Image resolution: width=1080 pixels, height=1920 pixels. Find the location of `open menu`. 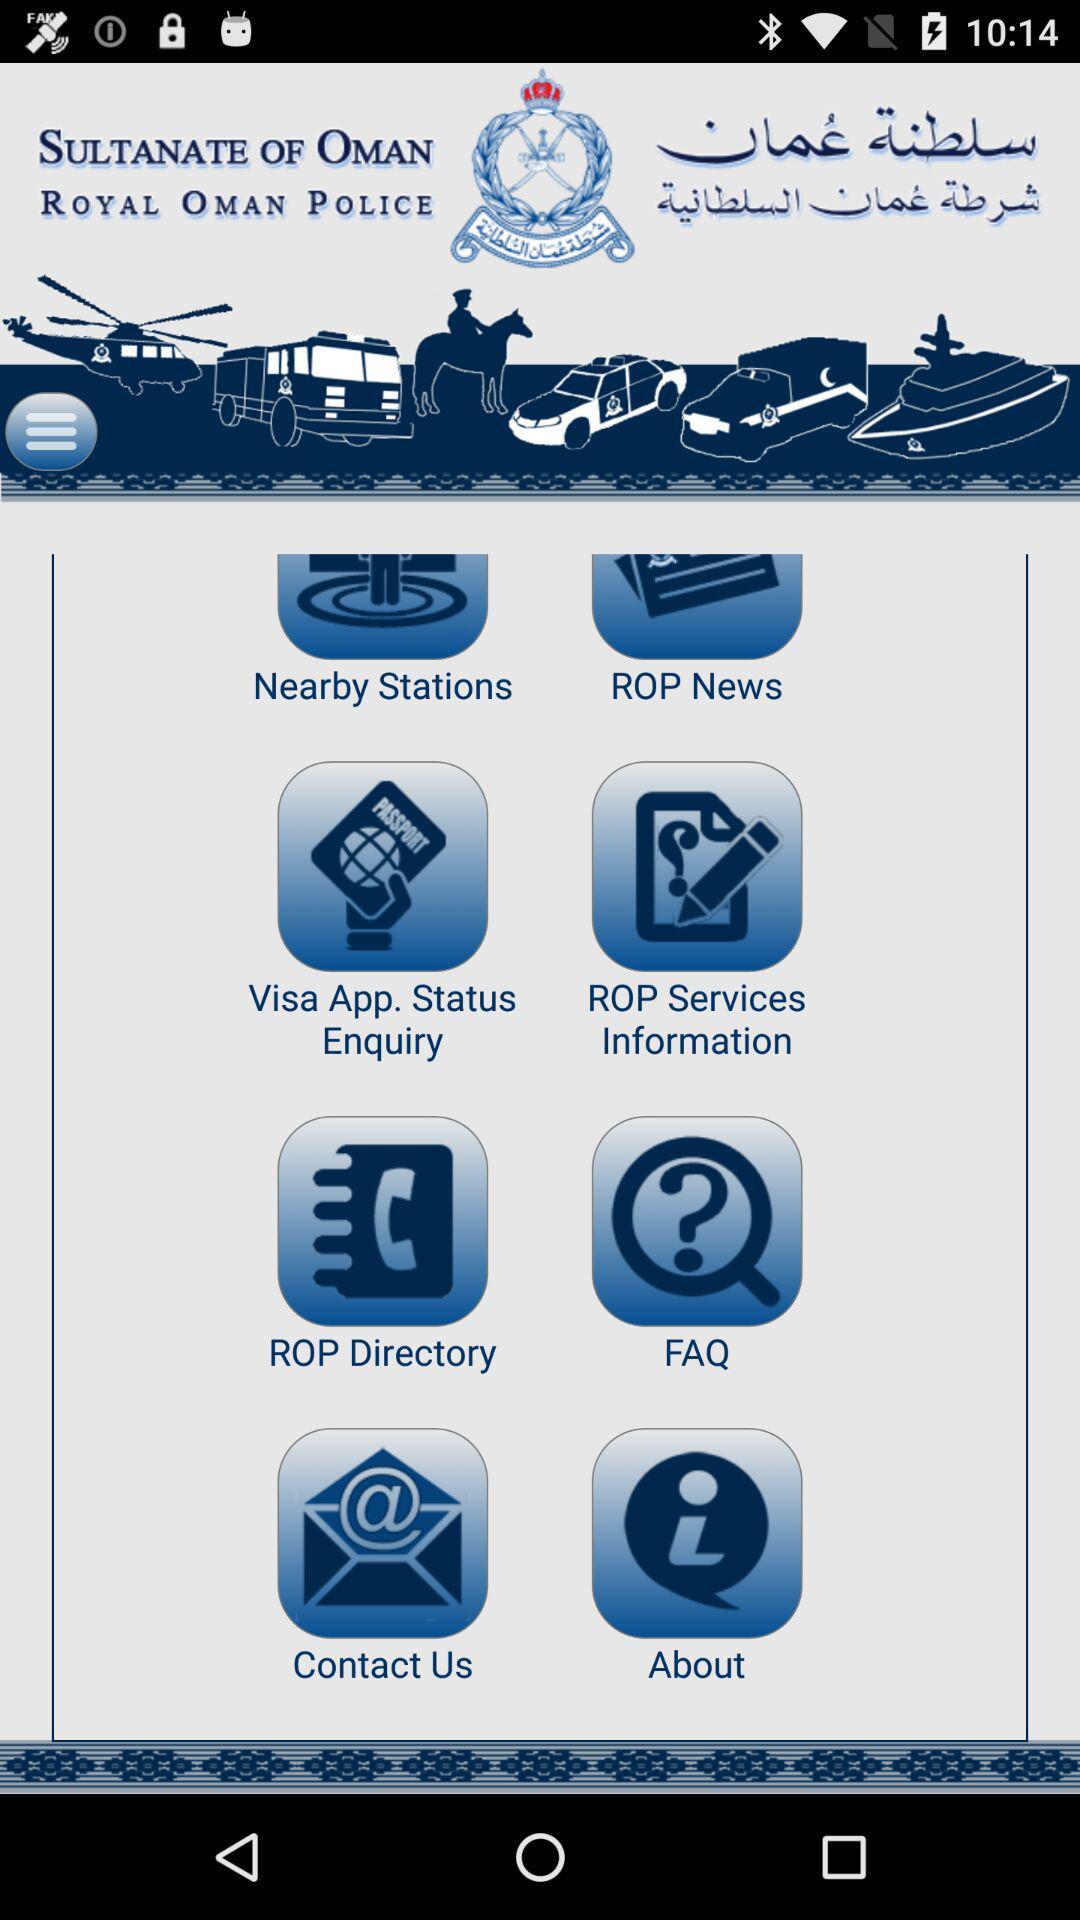

open menu is located at coordinates (50, 430).